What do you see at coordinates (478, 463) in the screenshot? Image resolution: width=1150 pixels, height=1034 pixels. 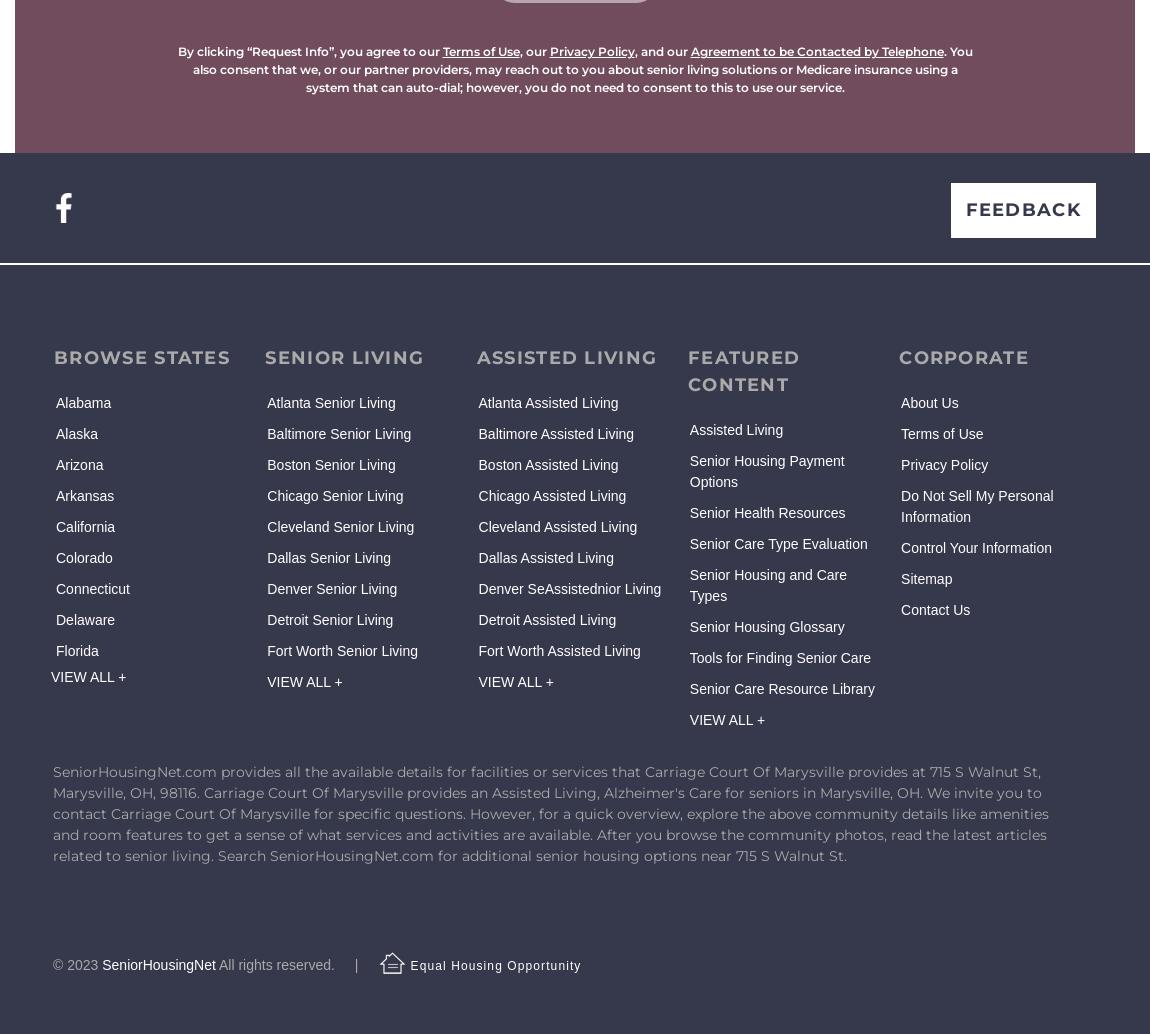 I see `'Boston Assisted Living'` at bounding box center [478, 463].